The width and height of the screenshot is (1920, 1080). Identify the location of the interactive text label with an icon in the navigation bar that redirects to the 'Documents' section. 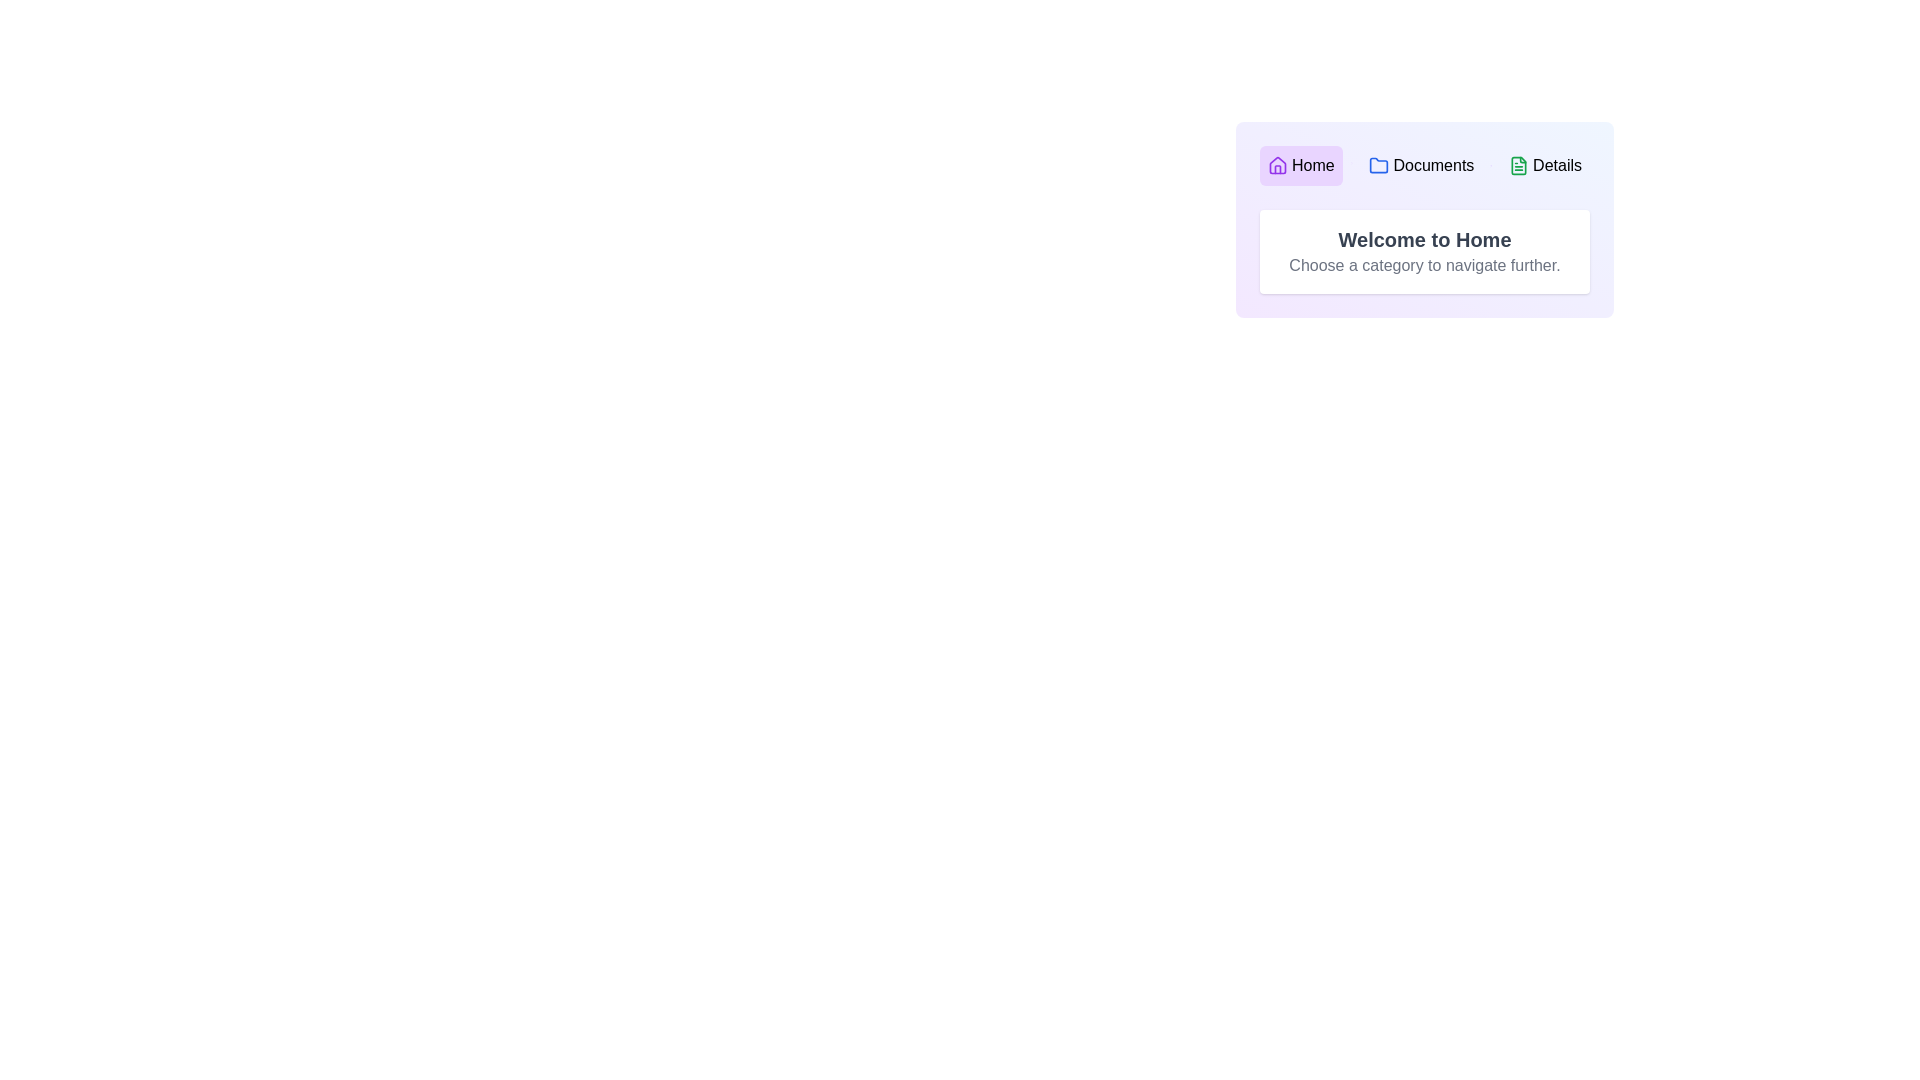
(1420, 164).